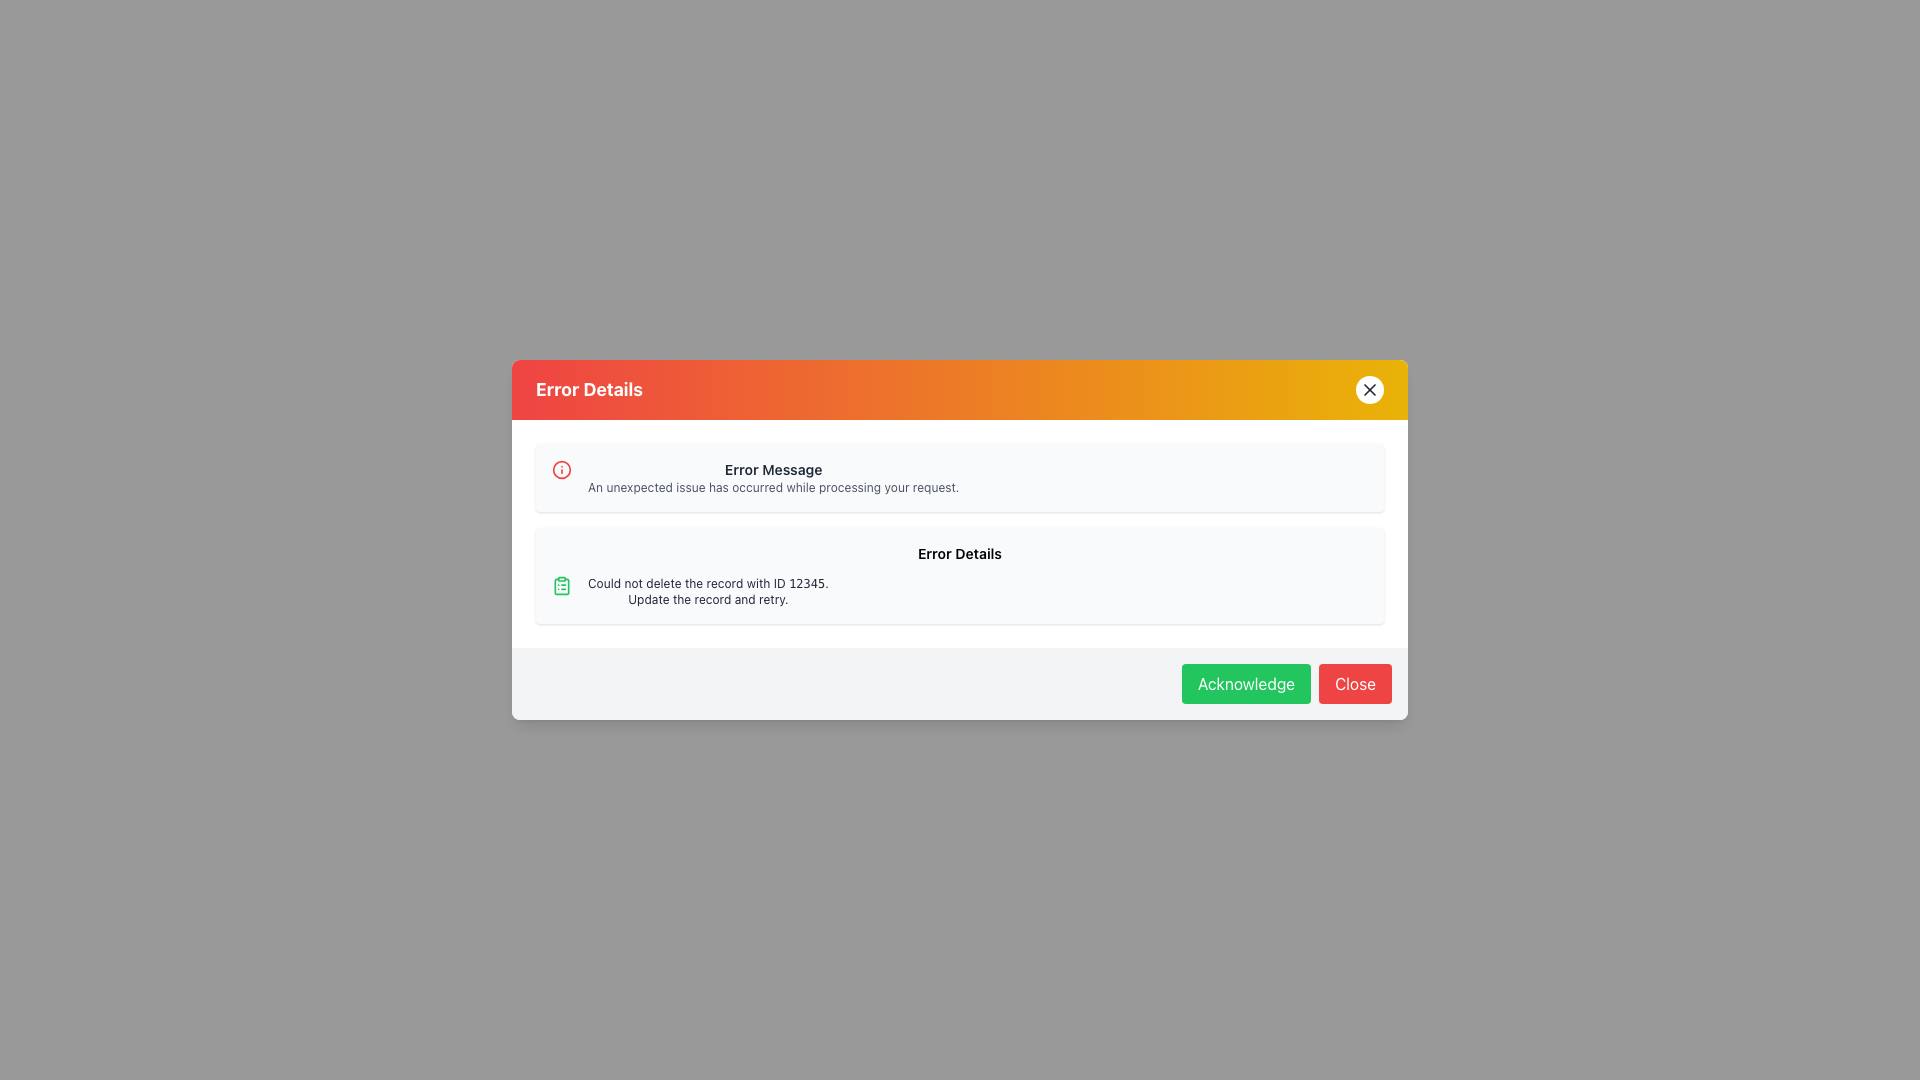 The height and width of the screenshot is (1080, 1920). Describe the element at coordinates (1368, 389) in the screenshot. I see `the Close button located in the top-right corner of the dialog box, which is encapsulated within a circular button with a rounded orange header to observe styling changes` at that location.